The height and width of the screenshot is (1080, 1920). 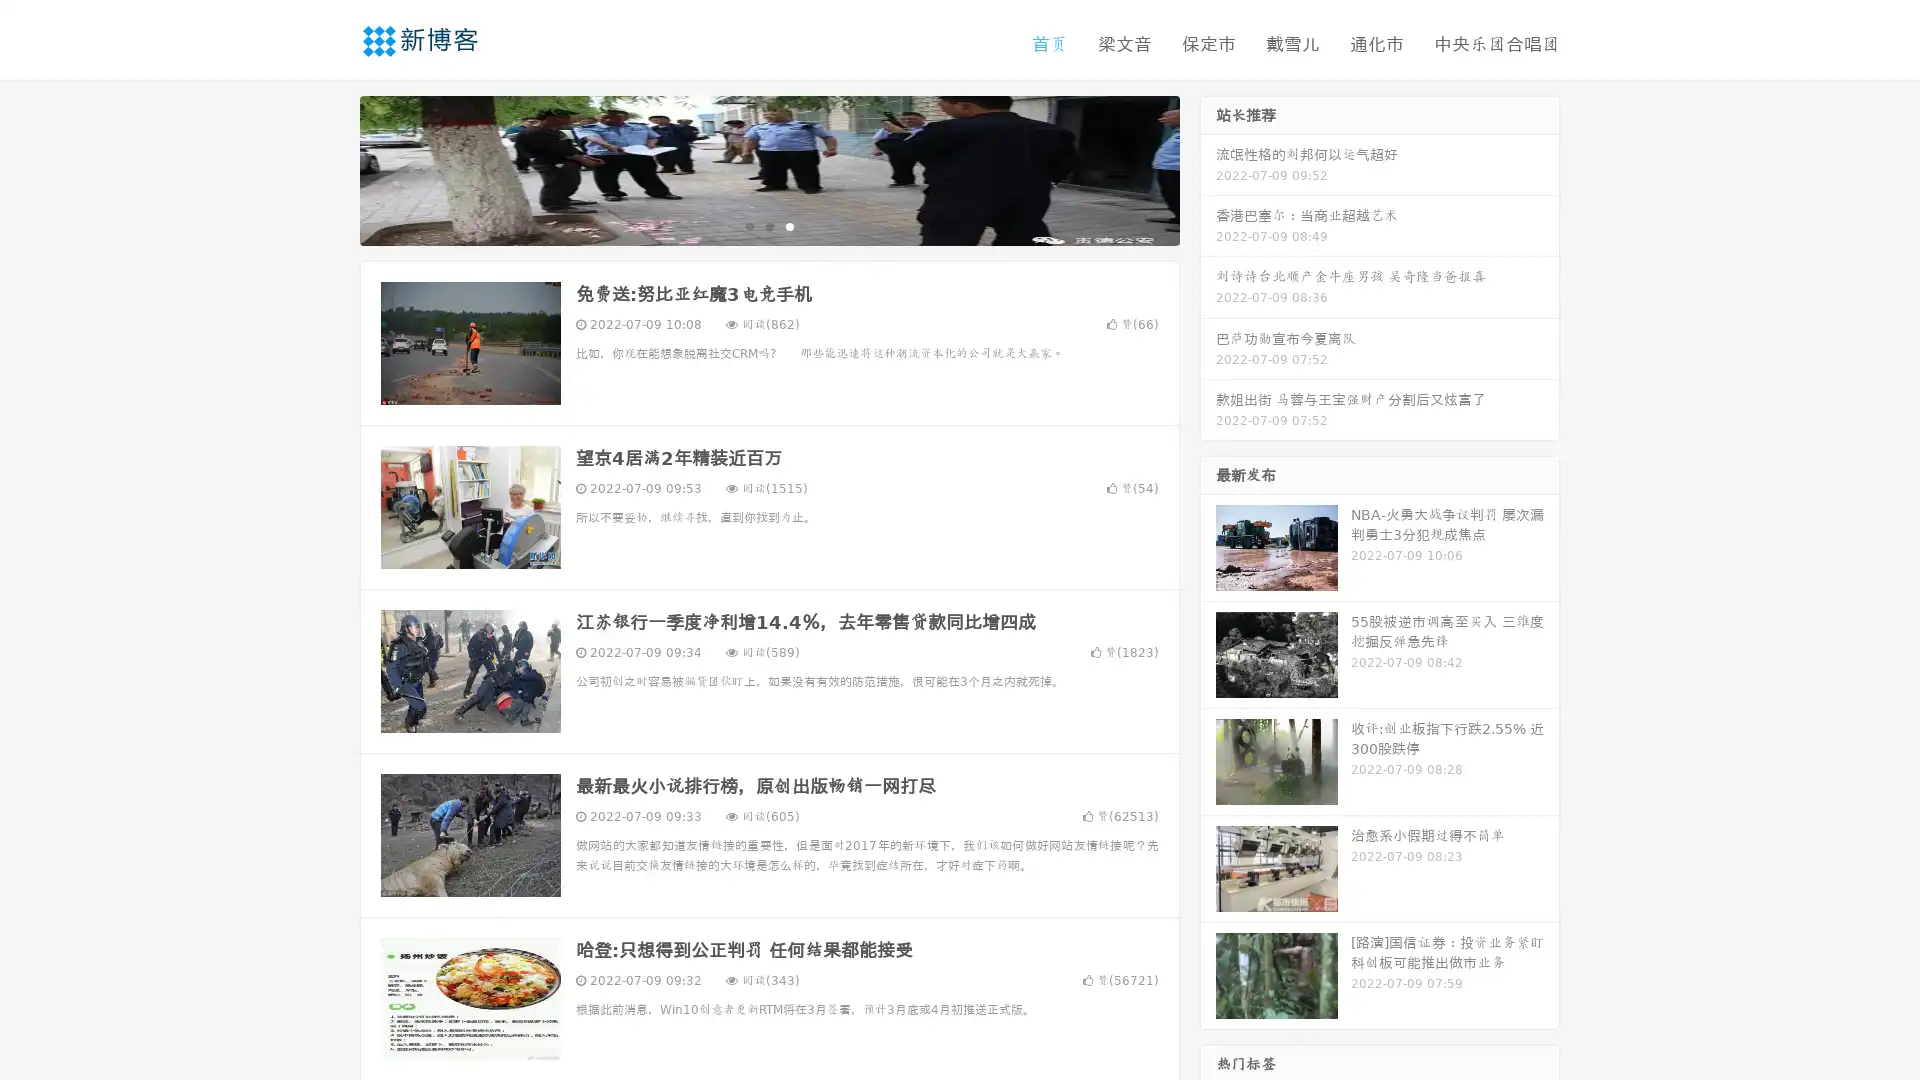 I want to click on Previous slide, so click(x=330, y=168).